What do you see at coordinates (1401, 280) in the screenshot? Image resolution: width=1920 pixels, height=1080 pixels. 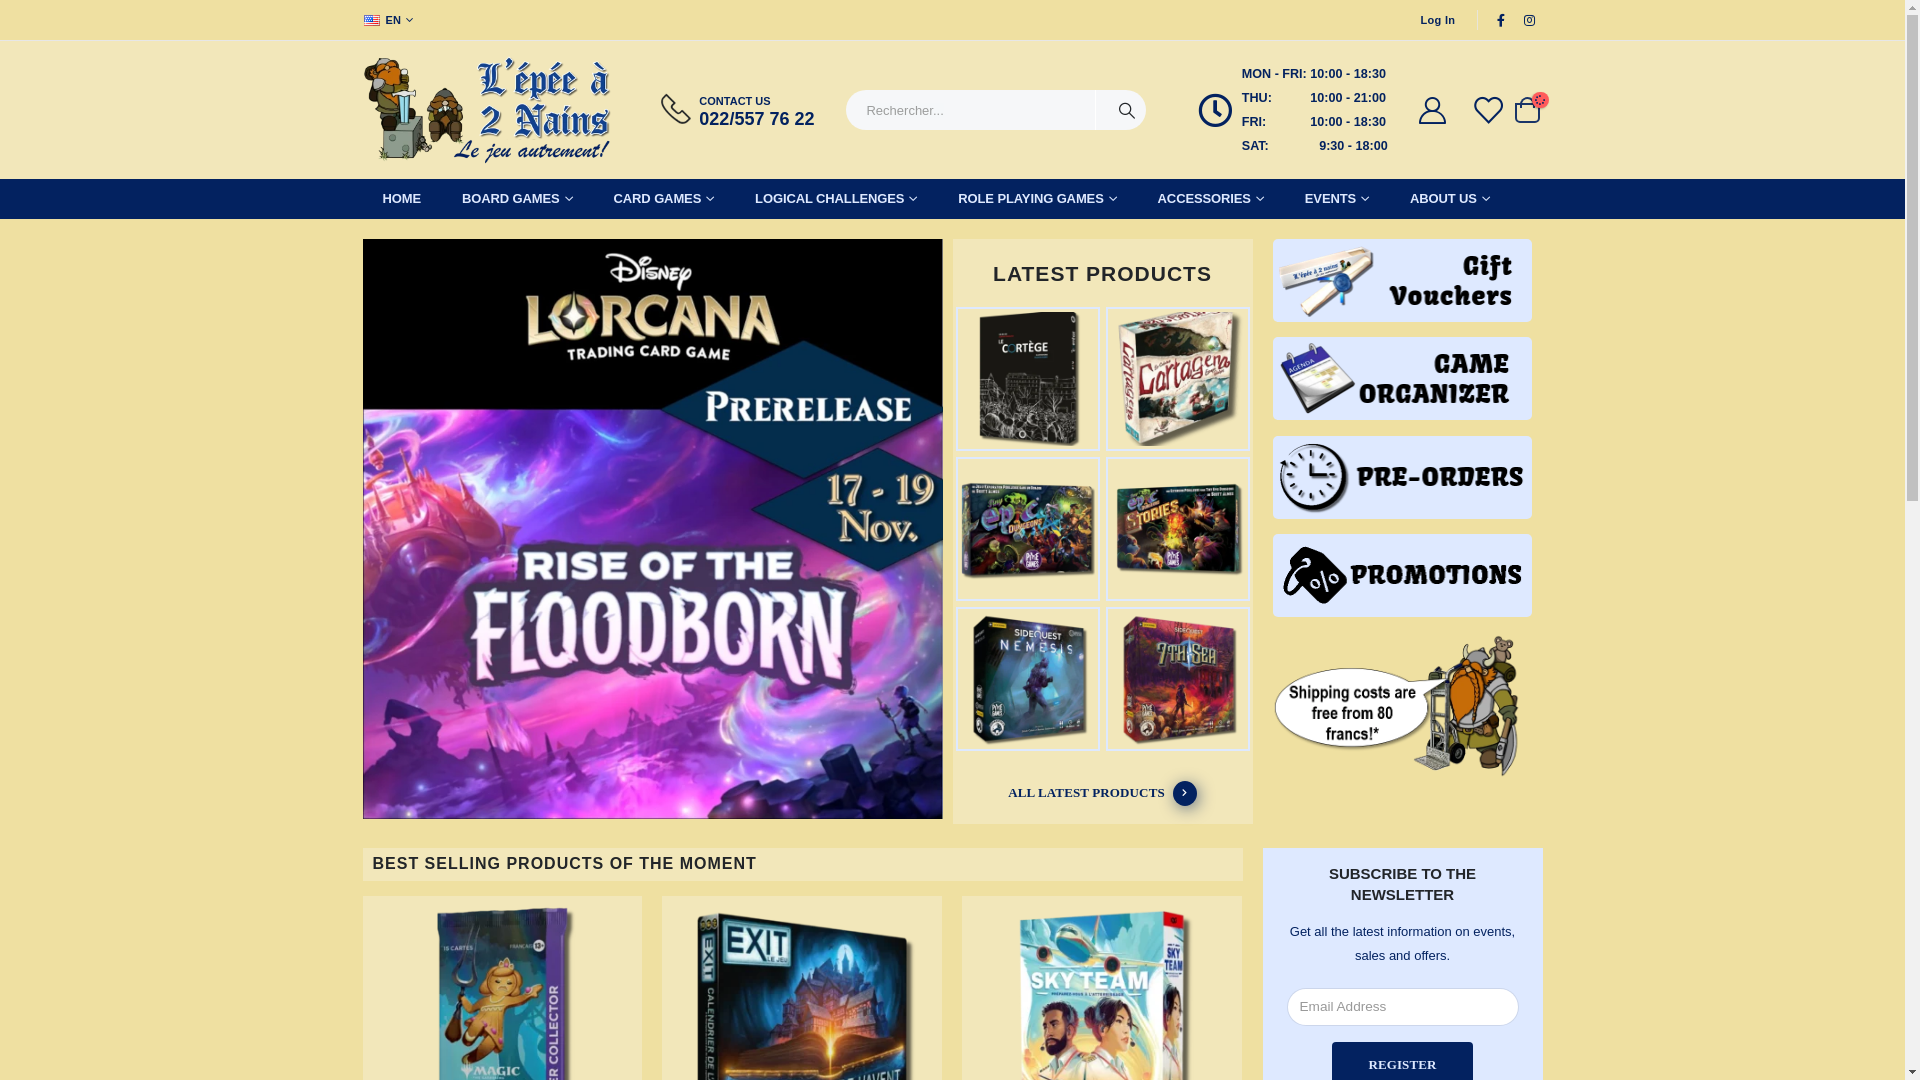 I see `'bons_cadeaux_en'` at bounding box center [1401, 280].